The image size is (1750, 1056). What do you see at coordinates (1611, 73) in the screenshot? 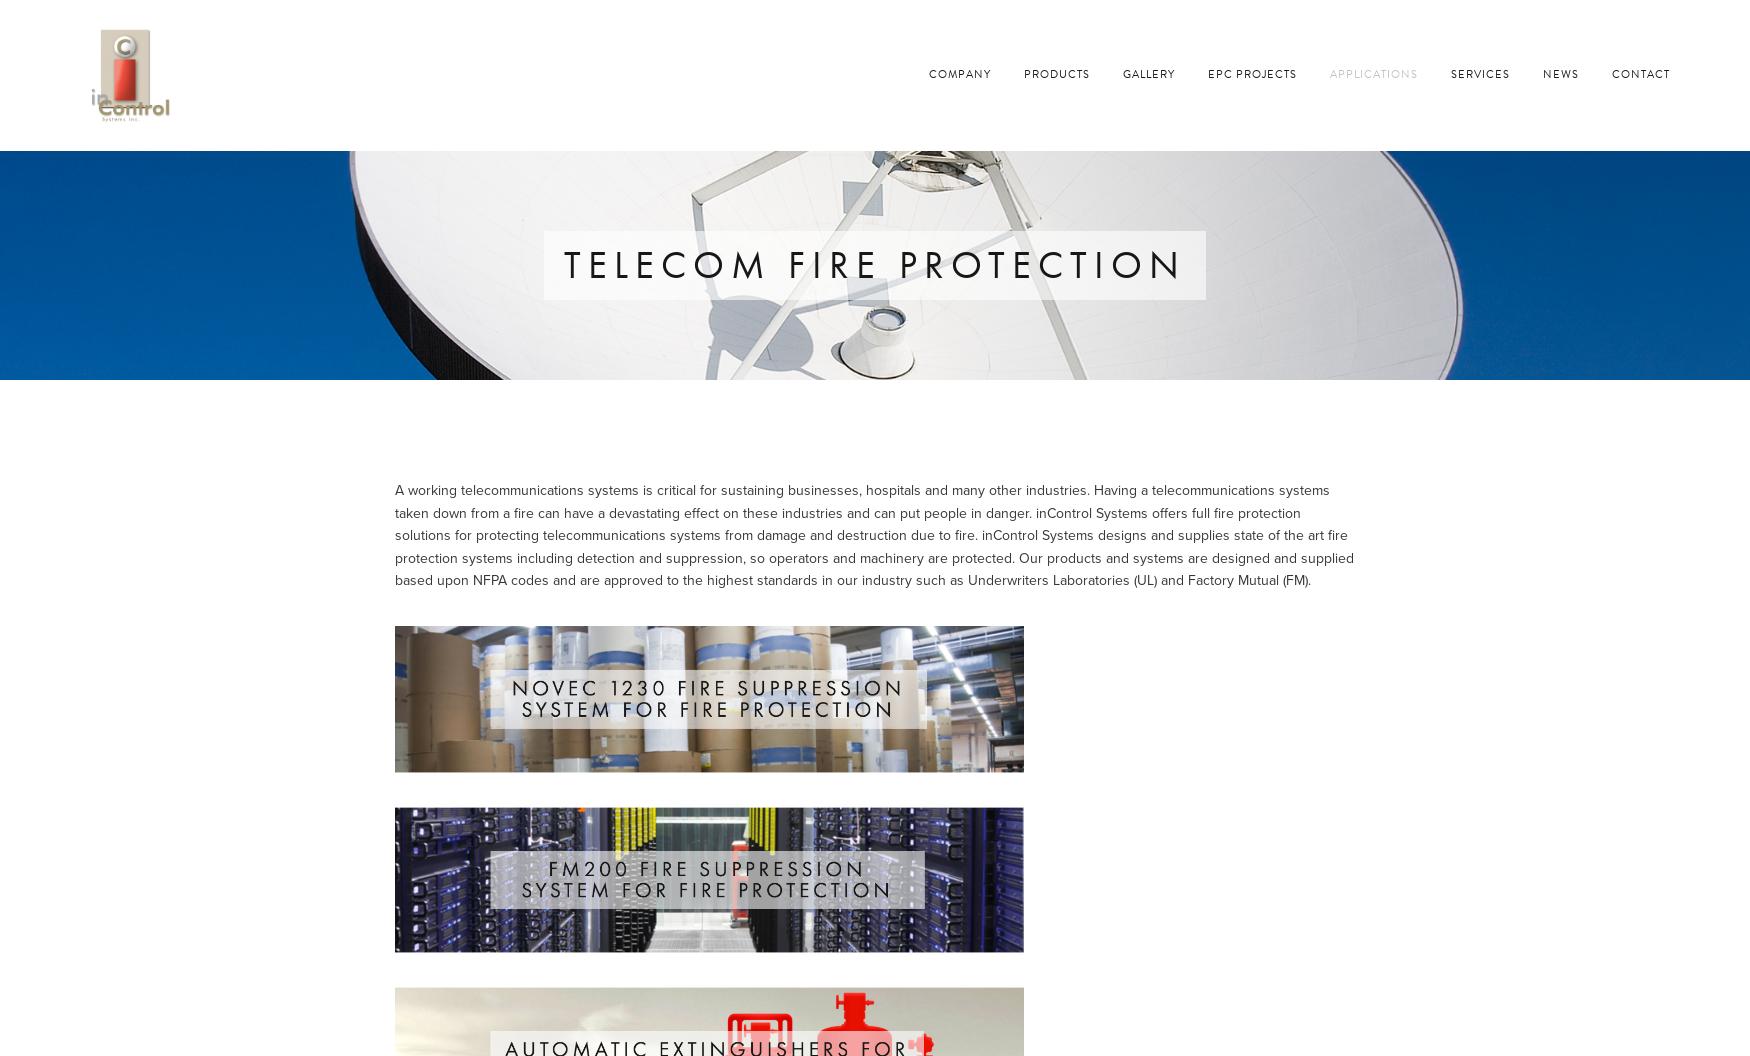
I see `'Contact'` at bounding box center [1611, 73].